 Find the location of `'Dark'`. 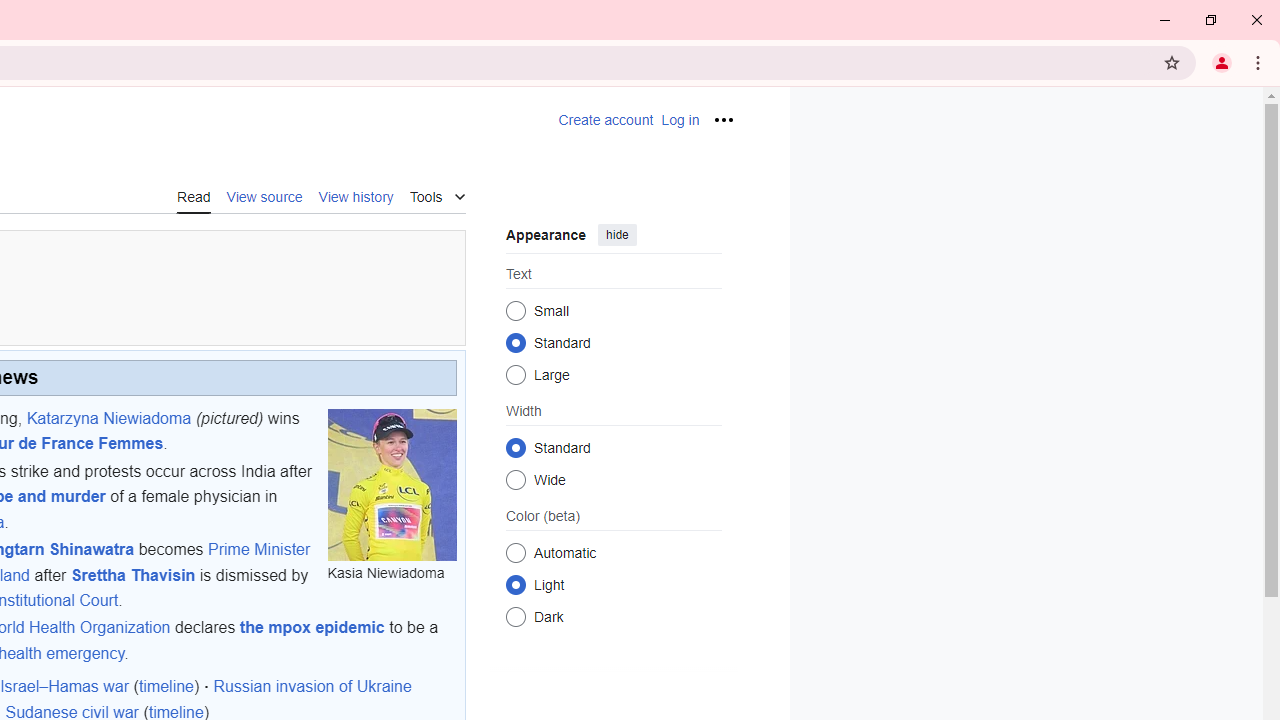

'Dark' is located at coordinates (515, 615).